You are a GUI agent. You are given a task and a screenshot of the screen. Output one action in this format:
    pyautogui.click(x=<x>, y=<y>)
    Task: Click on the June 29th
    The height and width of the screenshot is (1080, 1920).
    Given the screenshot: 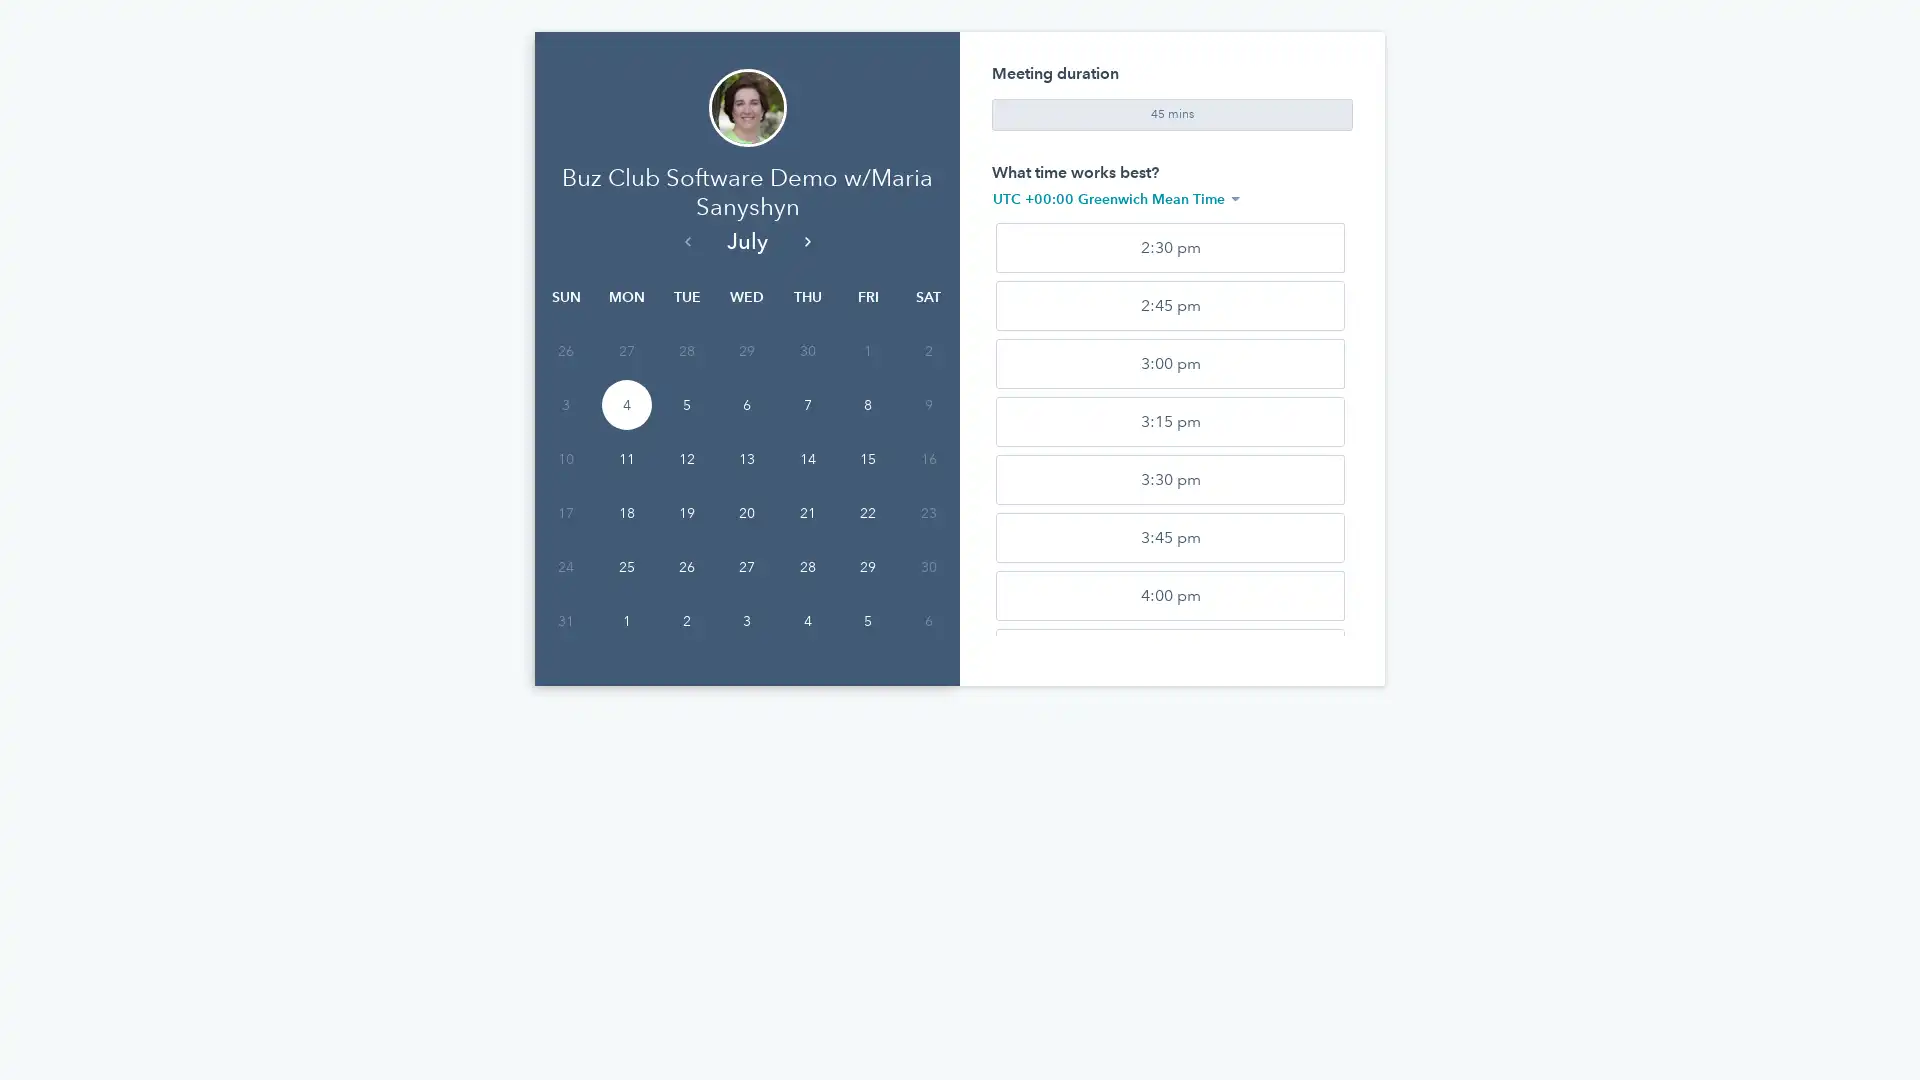 What is the action you would take?
    pyautogui.click(x=746, y=426)
    